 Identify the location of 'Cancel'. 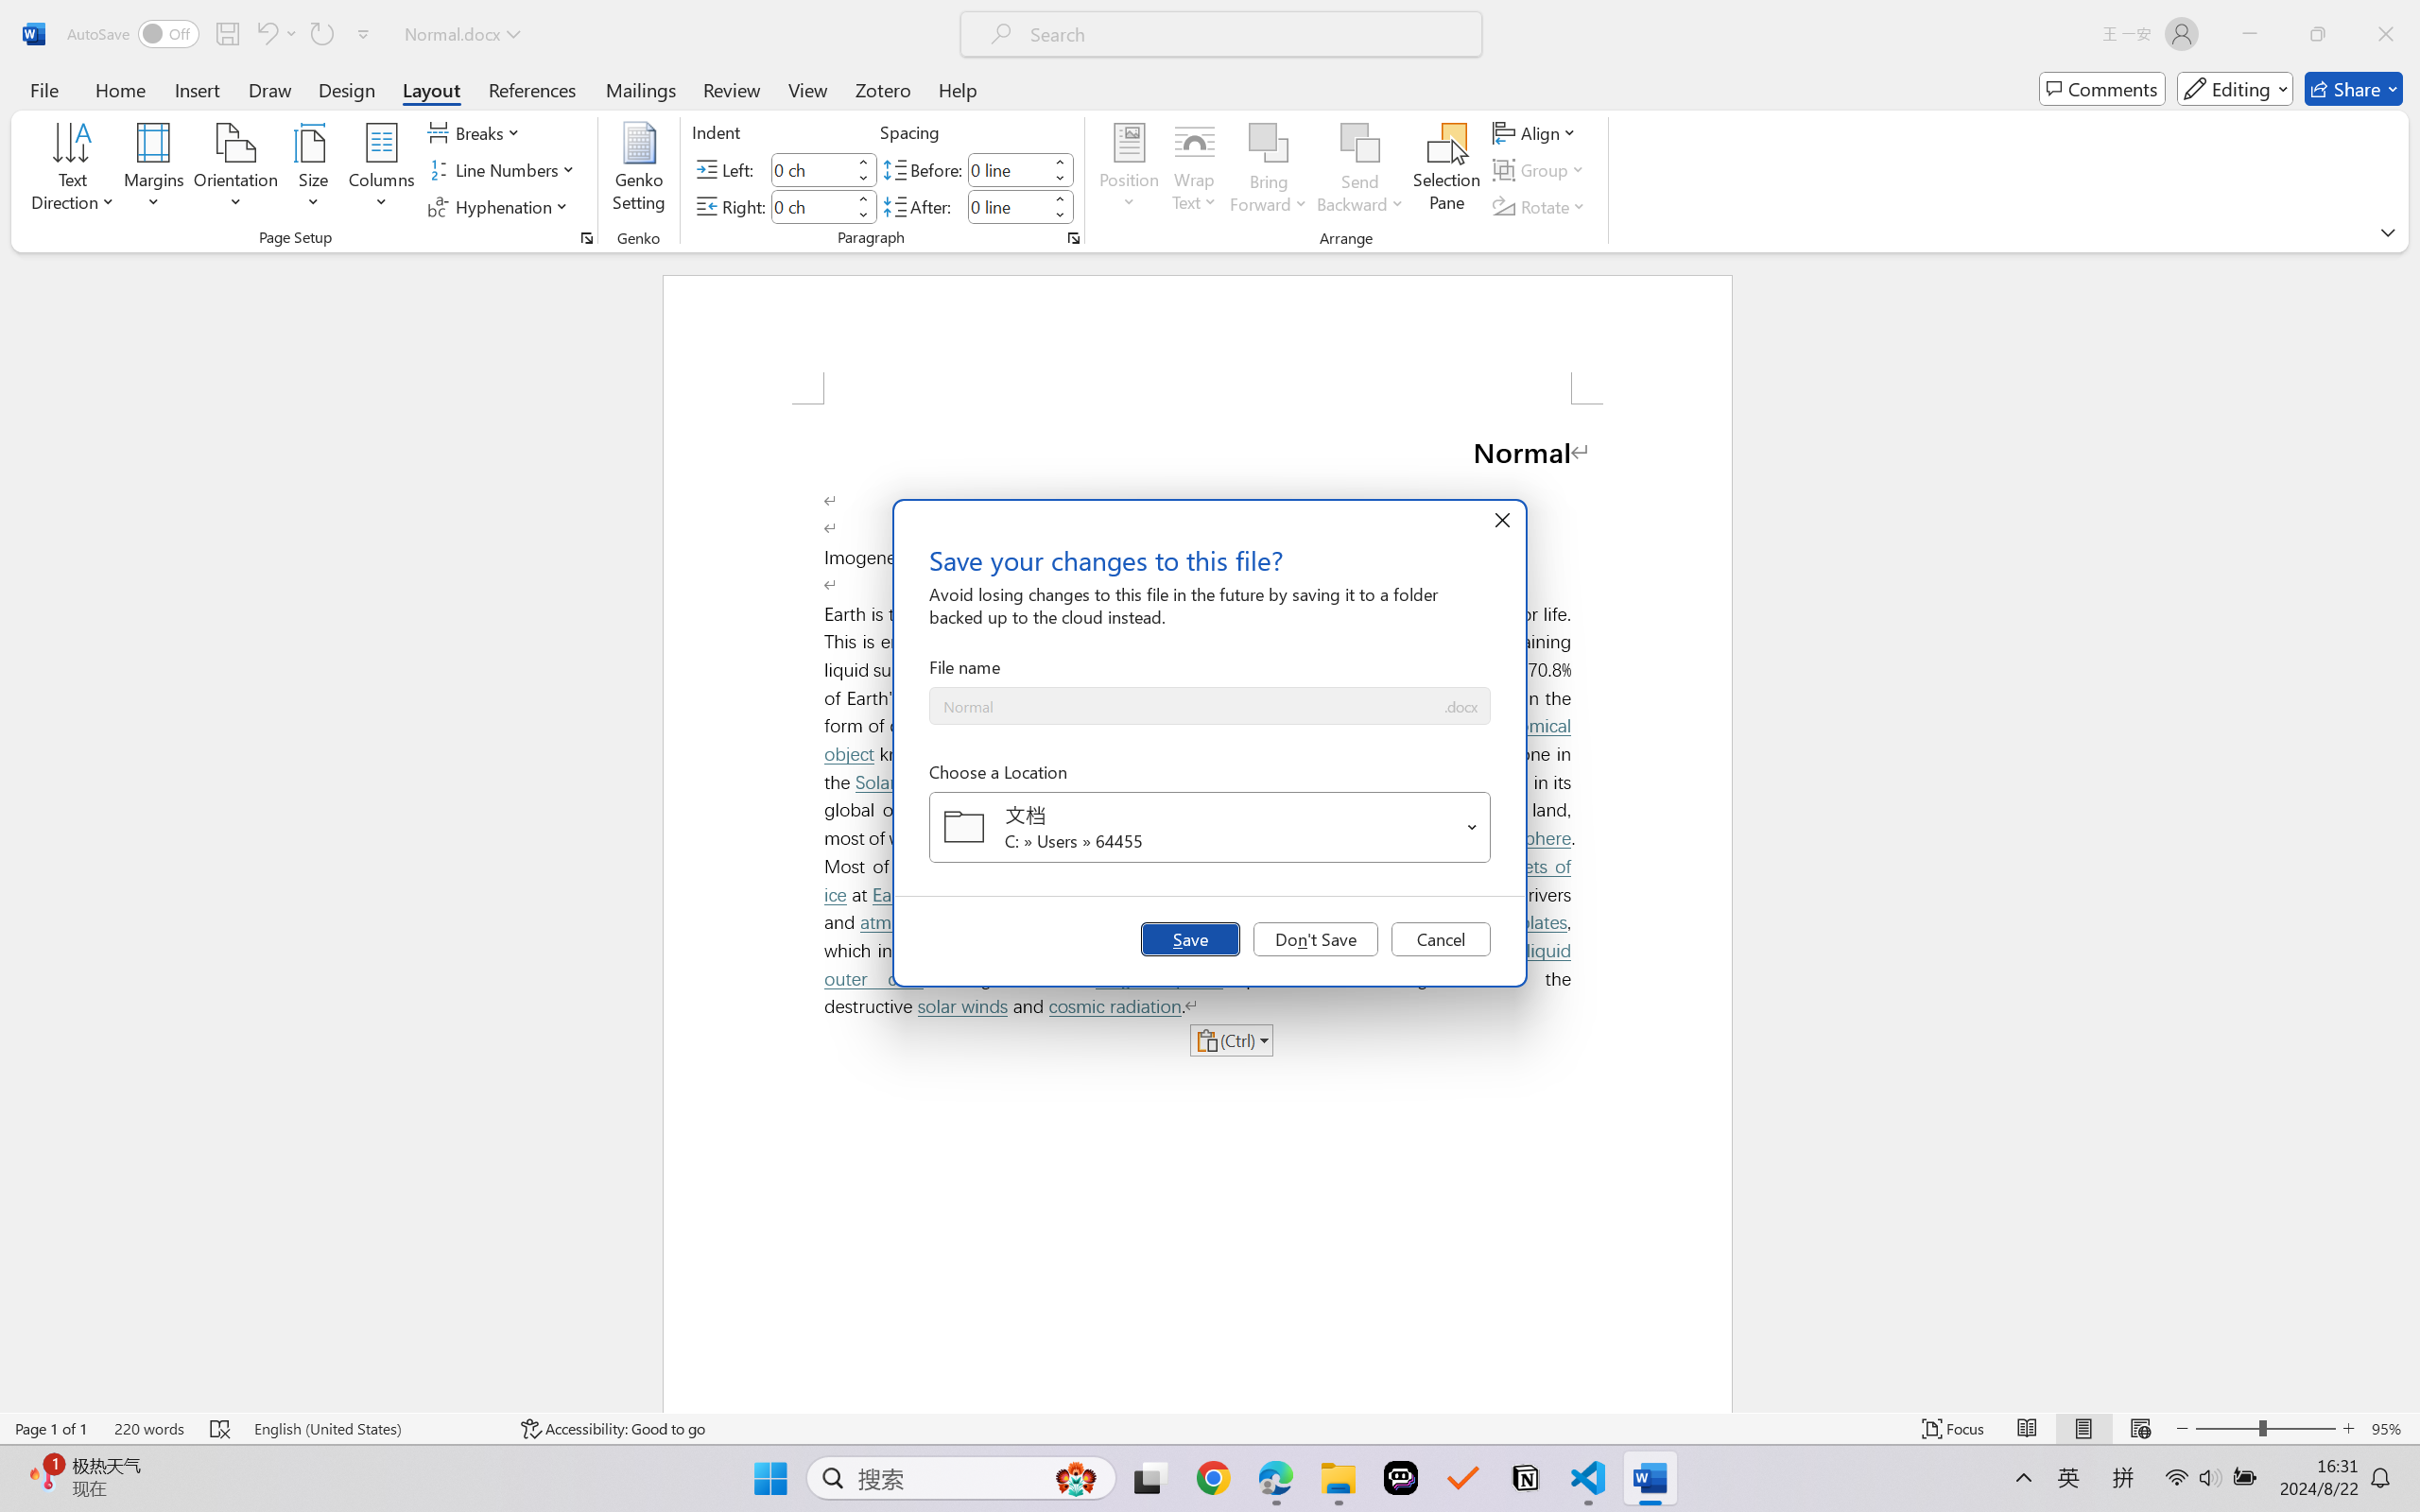
(1440, 937).